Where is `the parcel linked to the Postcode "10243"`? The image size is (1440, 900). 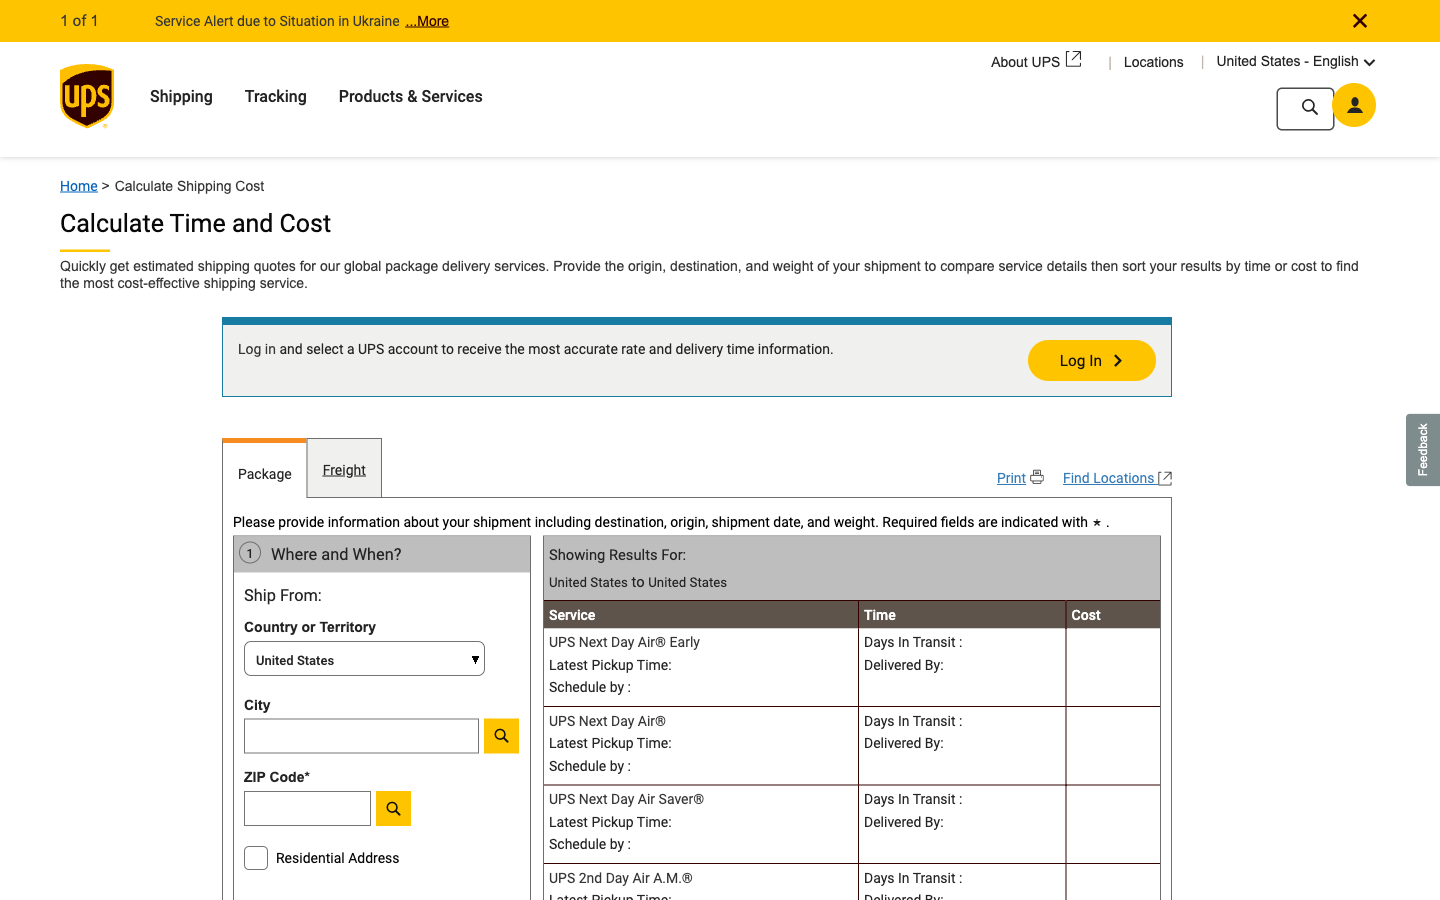 the parcel linked to the Postcode "10243" is located at coordinates (360, 813).